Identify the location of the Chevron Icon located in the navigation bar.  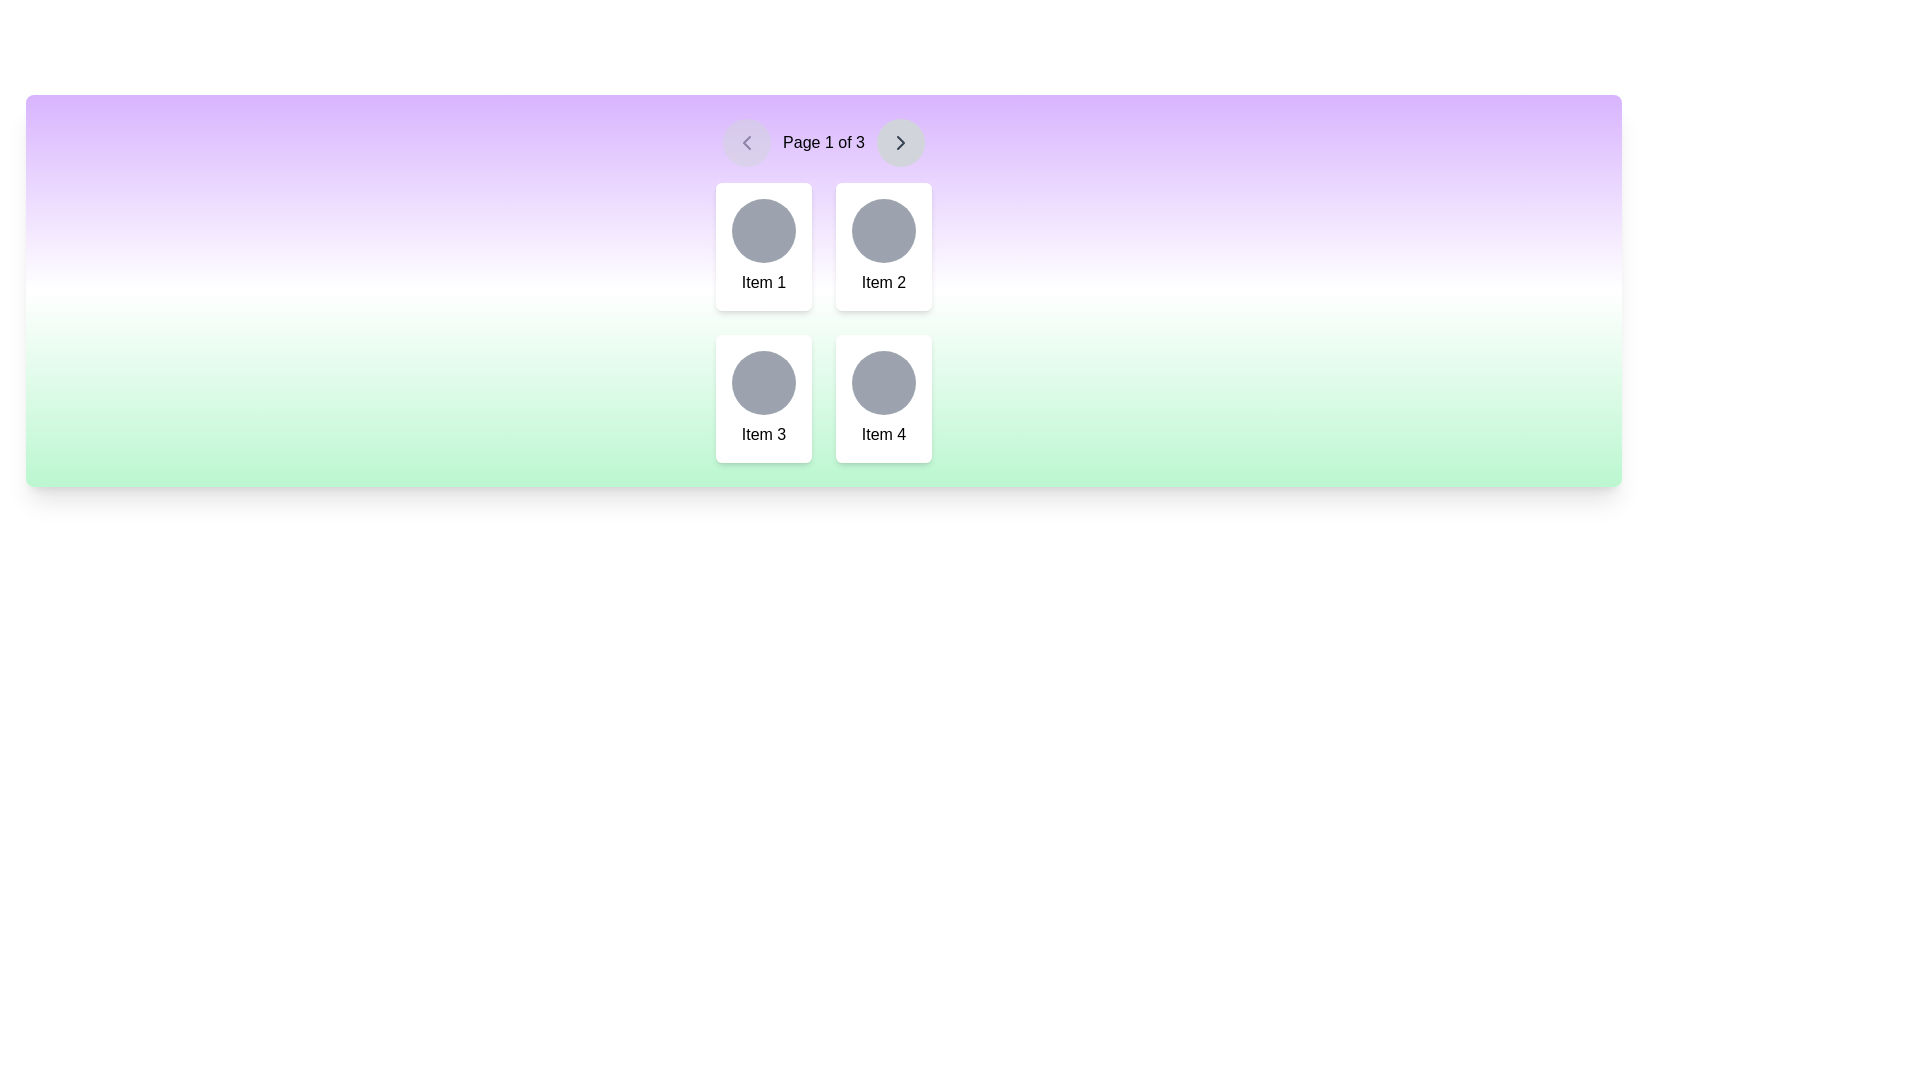
(899, 141).